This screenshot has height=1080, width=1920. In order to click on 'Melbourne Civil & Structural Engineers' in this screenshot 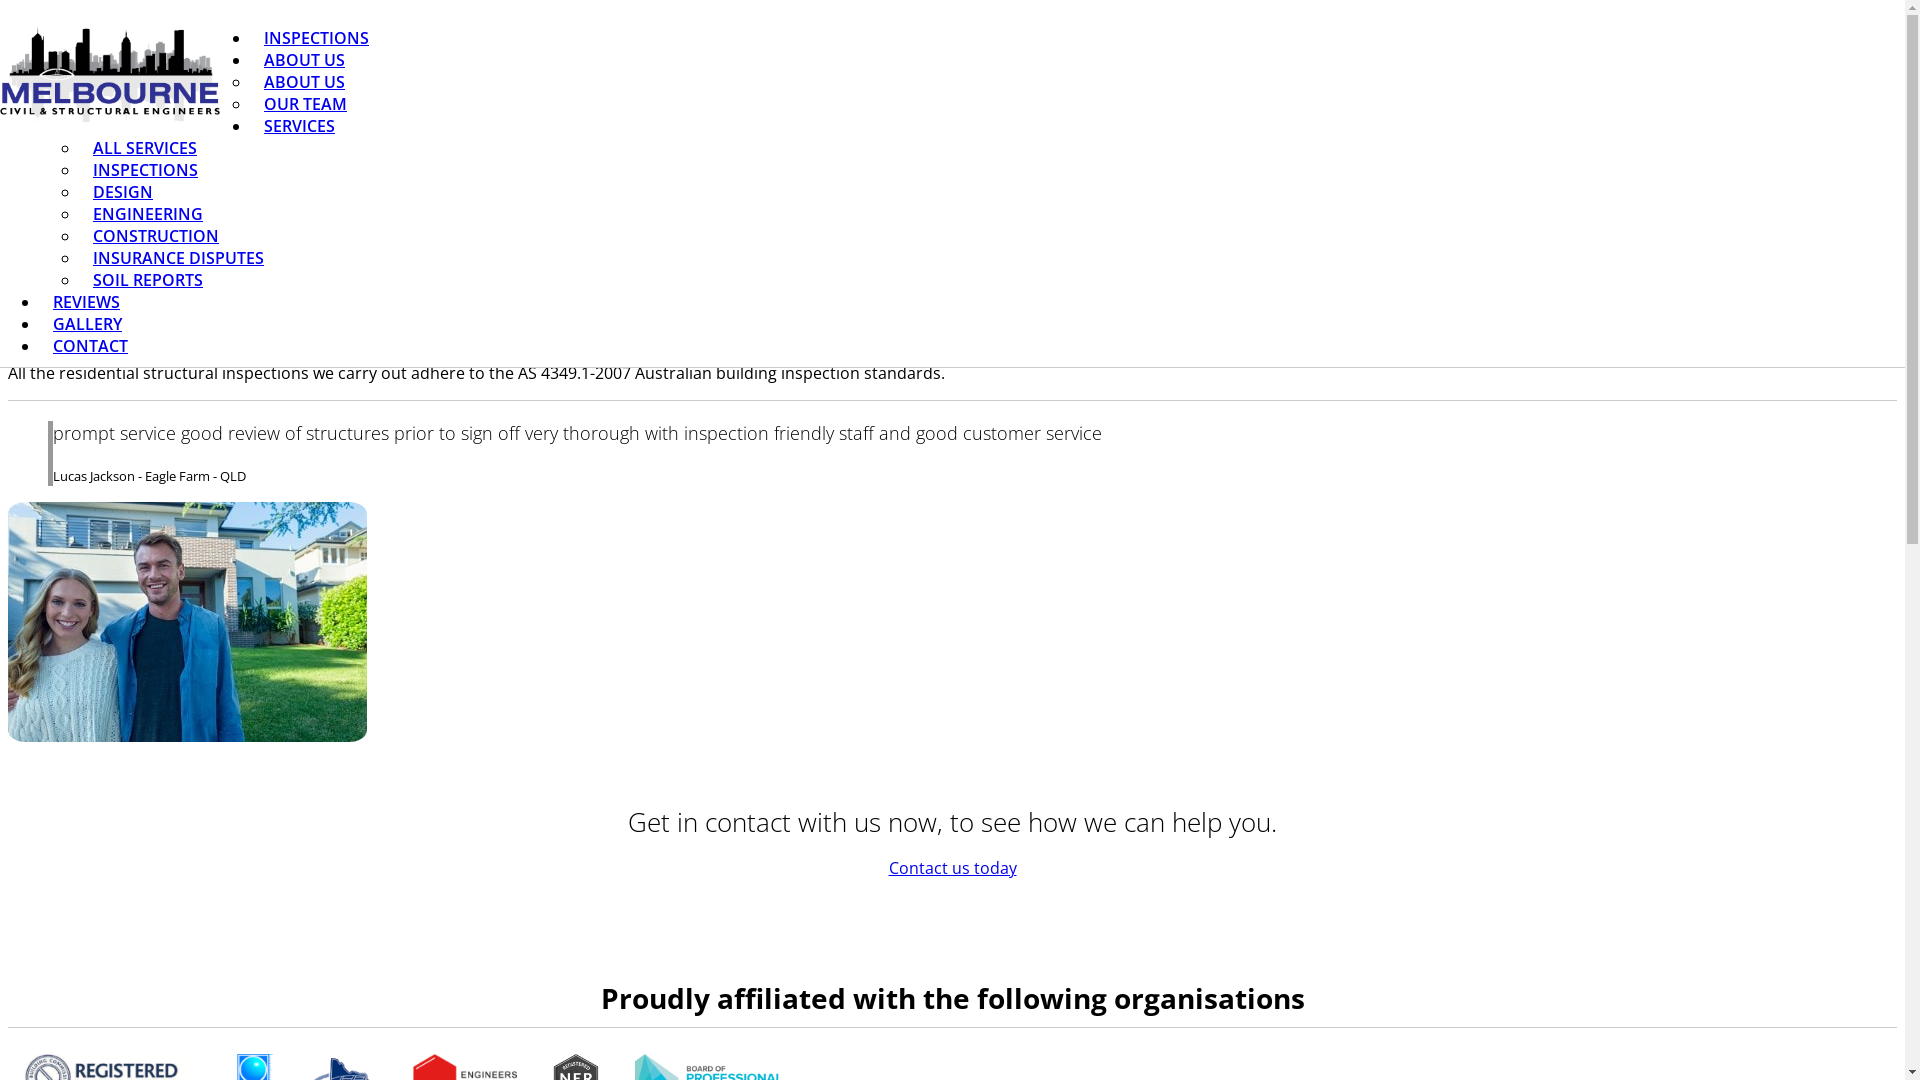, I will do `click(109, 74)`.